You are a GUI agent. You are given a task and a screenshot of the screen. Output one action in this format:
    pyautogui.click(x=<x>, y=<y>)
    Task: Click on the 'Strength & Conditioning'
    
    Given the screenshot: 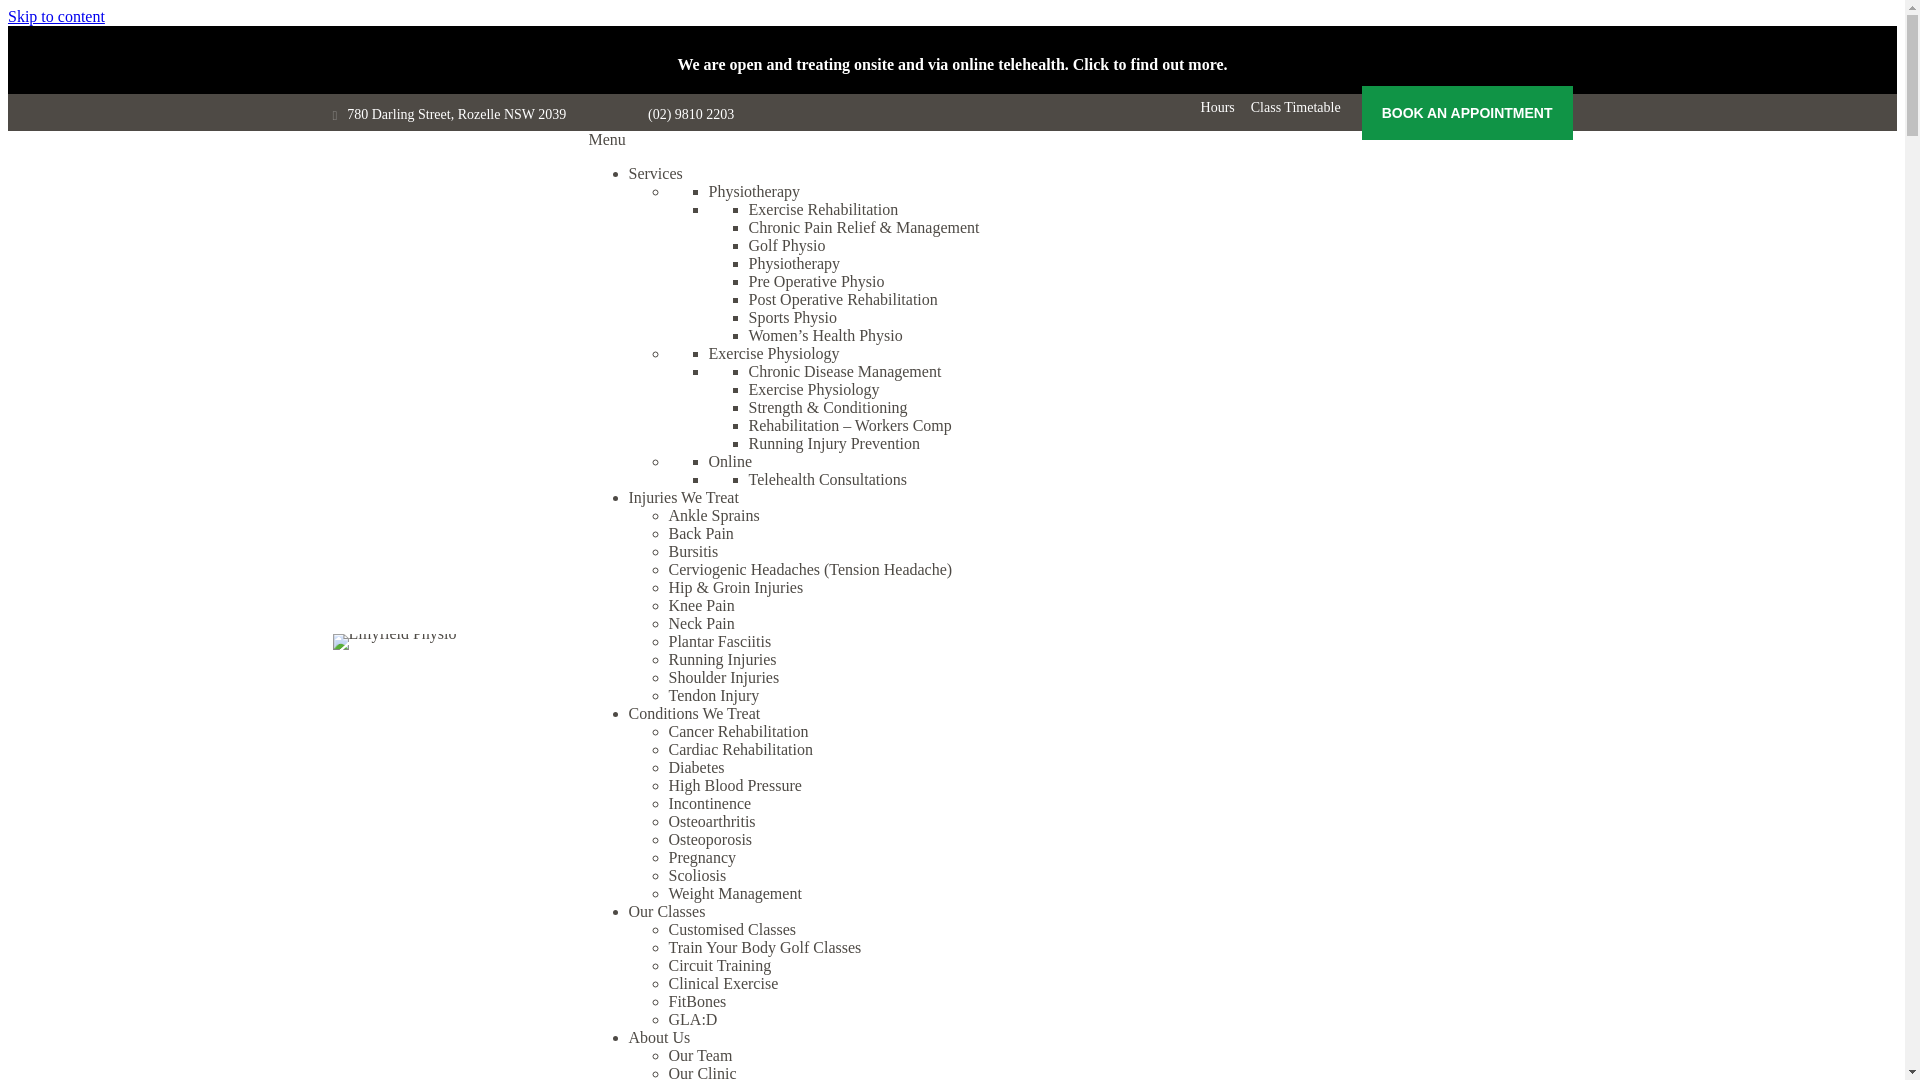 What is the action you would take?
    pyautogui.click(x=747, y=406)
    